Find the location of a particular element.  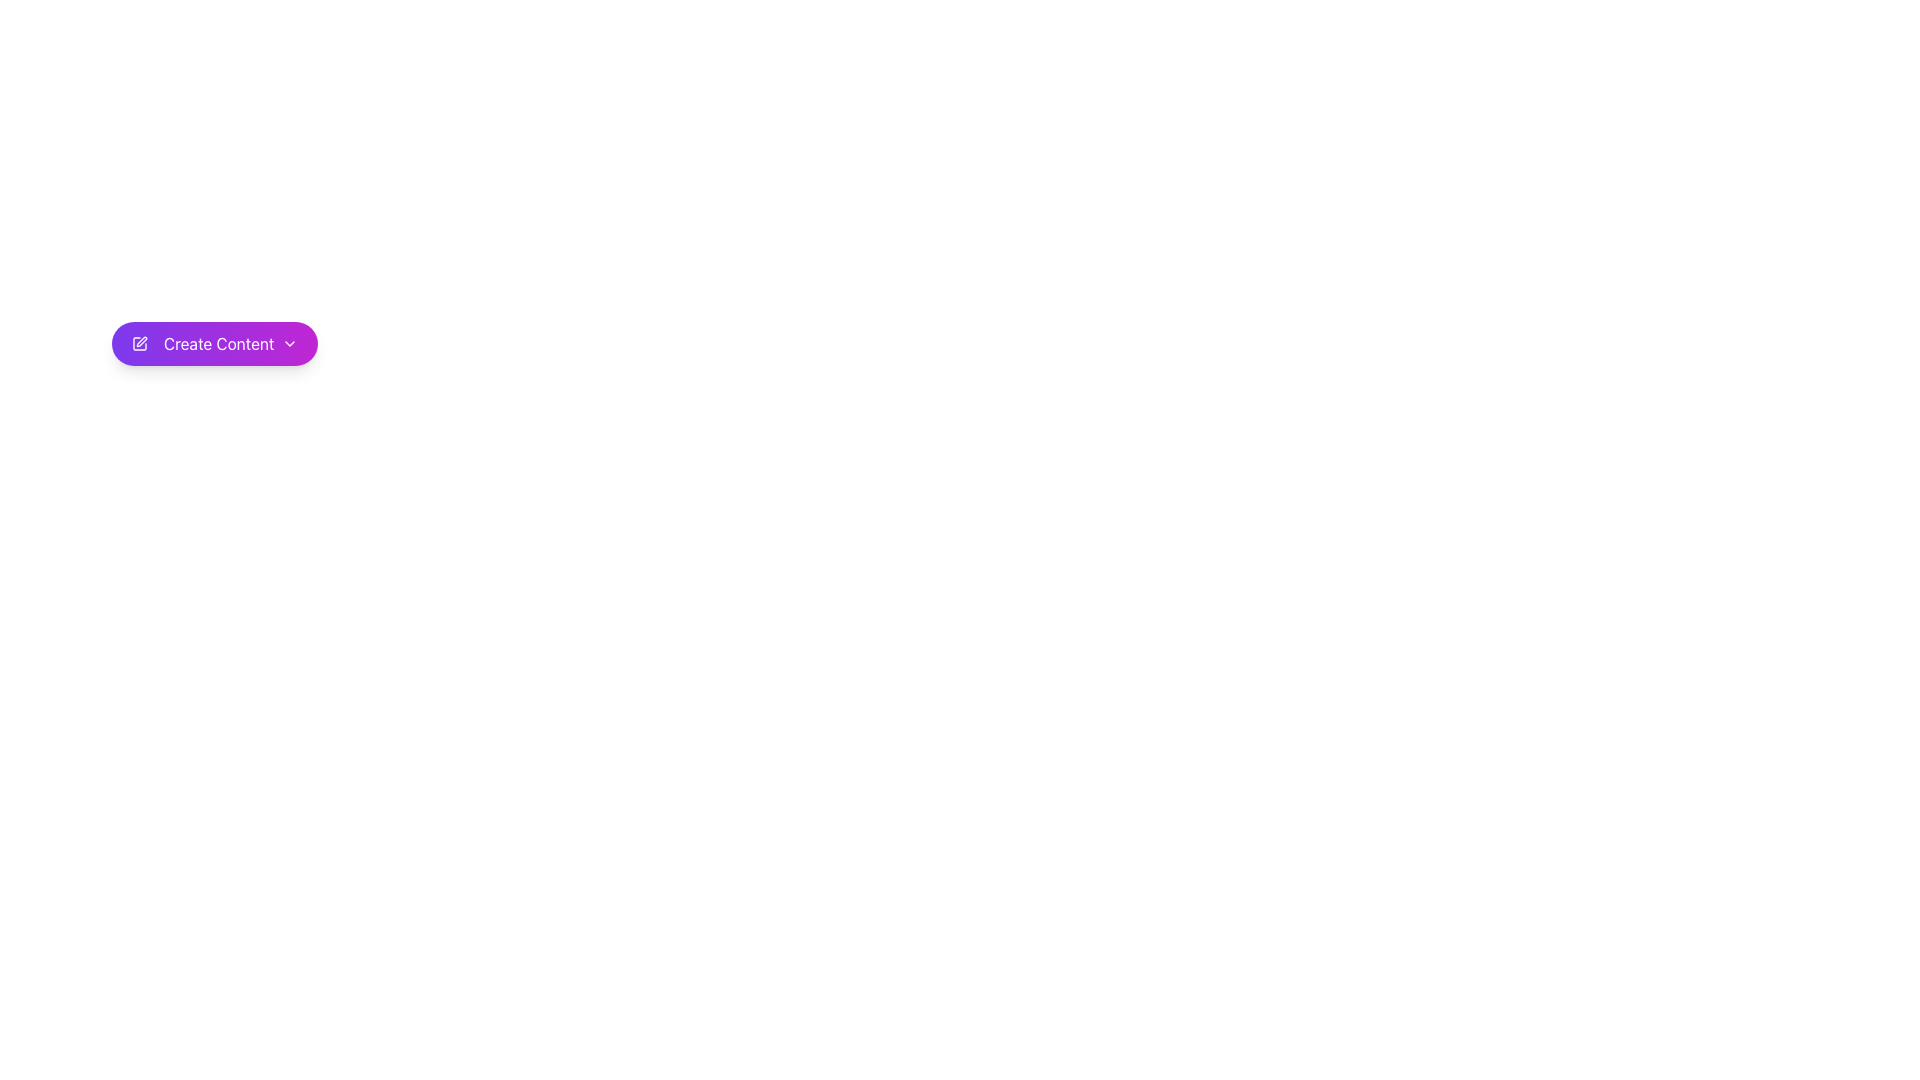

the small, downward-facing chevron icon located to the far right within the rounded purple button labeled 'Create Content' is located at coordinates (289, 342).